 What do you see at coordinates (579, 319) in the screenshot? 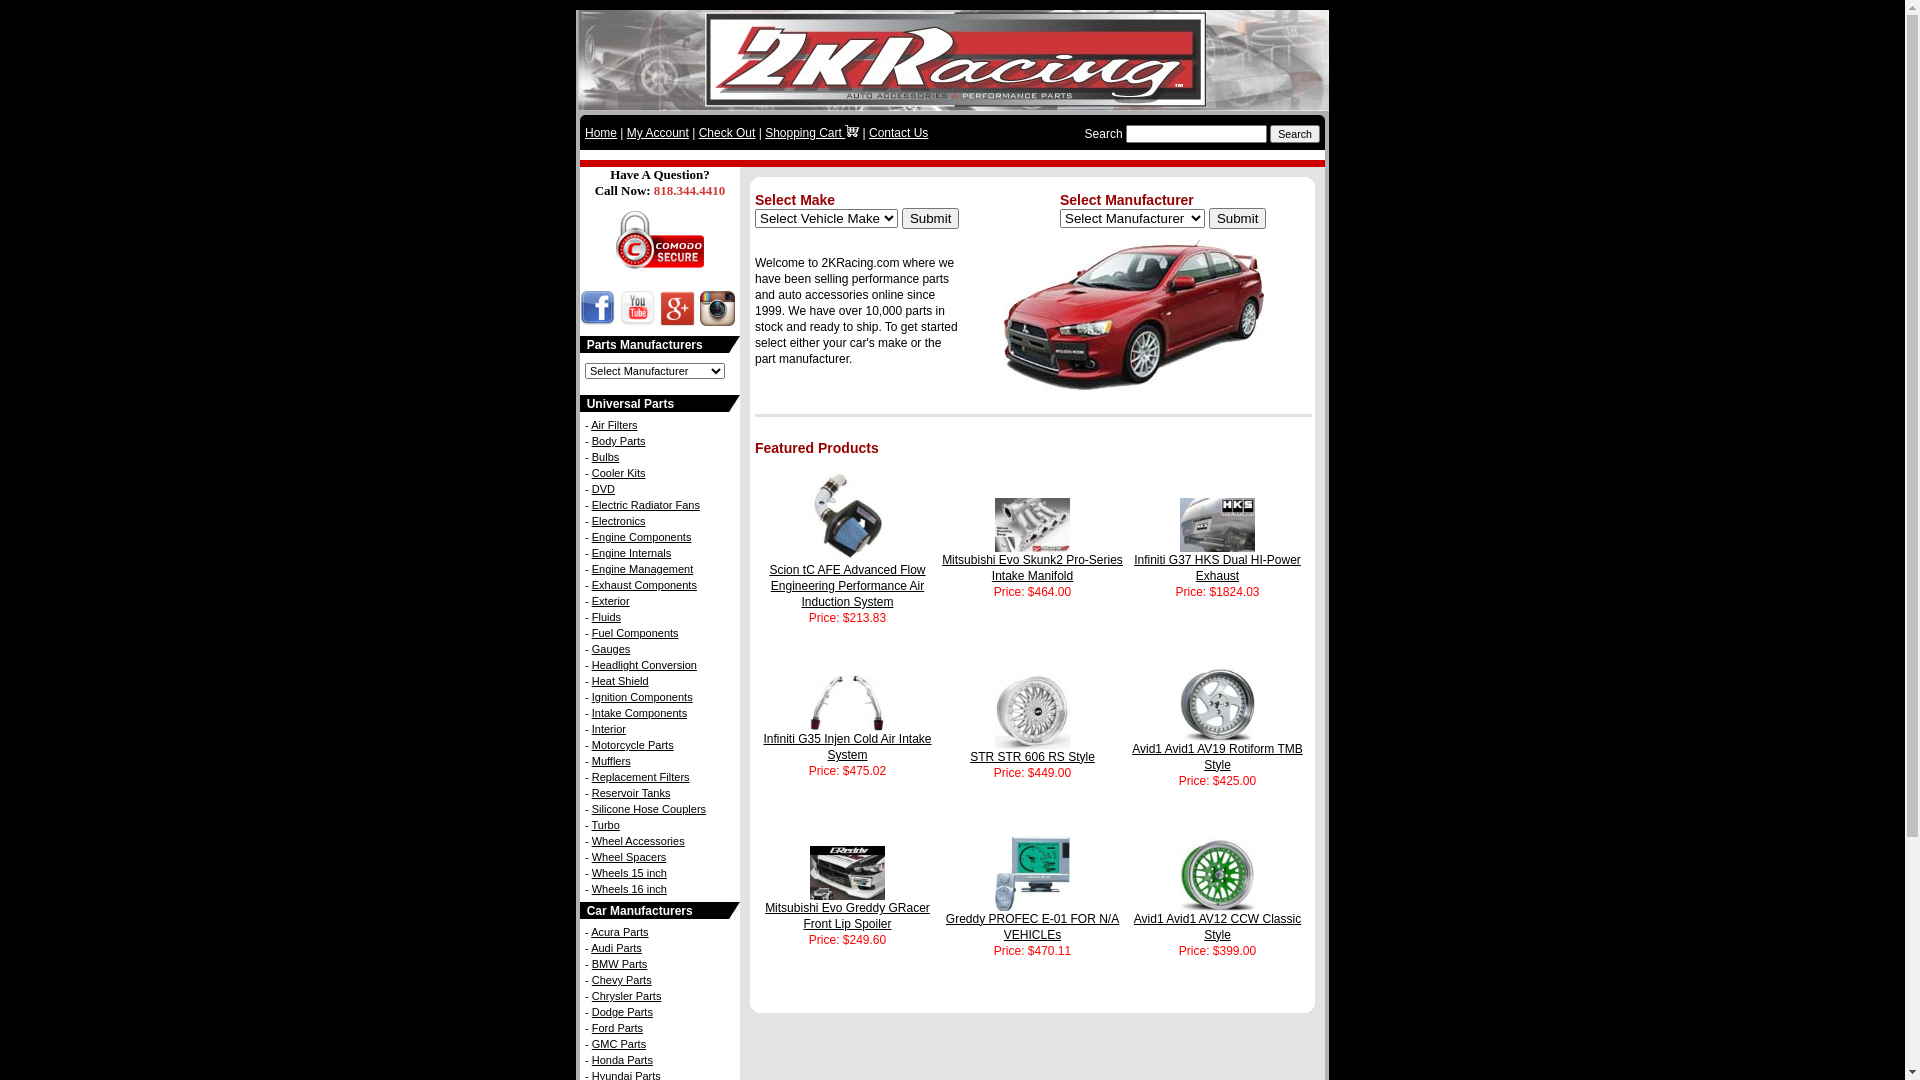
I see `'2KRacing Facebook Page - Like Us!'` at bounding box center [579, 319].